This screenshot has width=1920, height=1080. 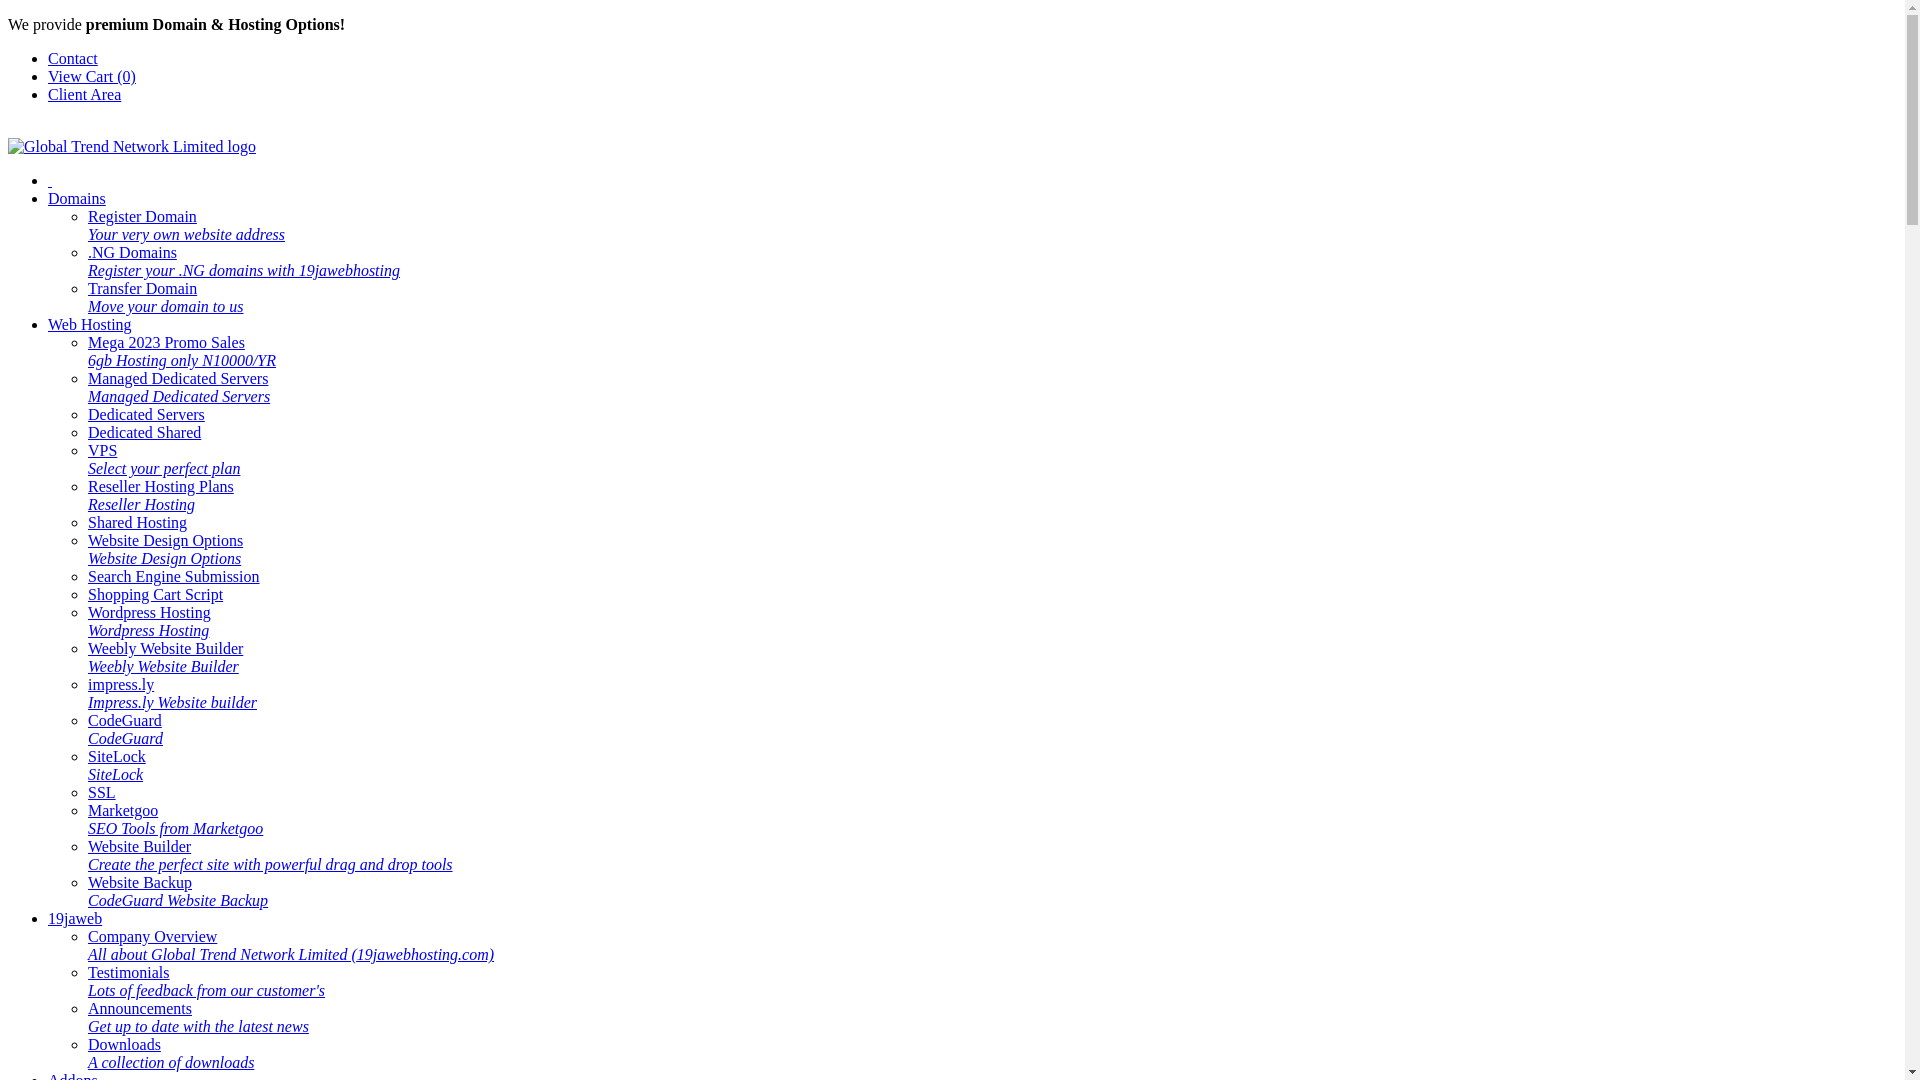 What do you see at coordinates (148, 620) in the screenshot?
I see `'Wordpress Hosting` at bounding box center [148, 620].